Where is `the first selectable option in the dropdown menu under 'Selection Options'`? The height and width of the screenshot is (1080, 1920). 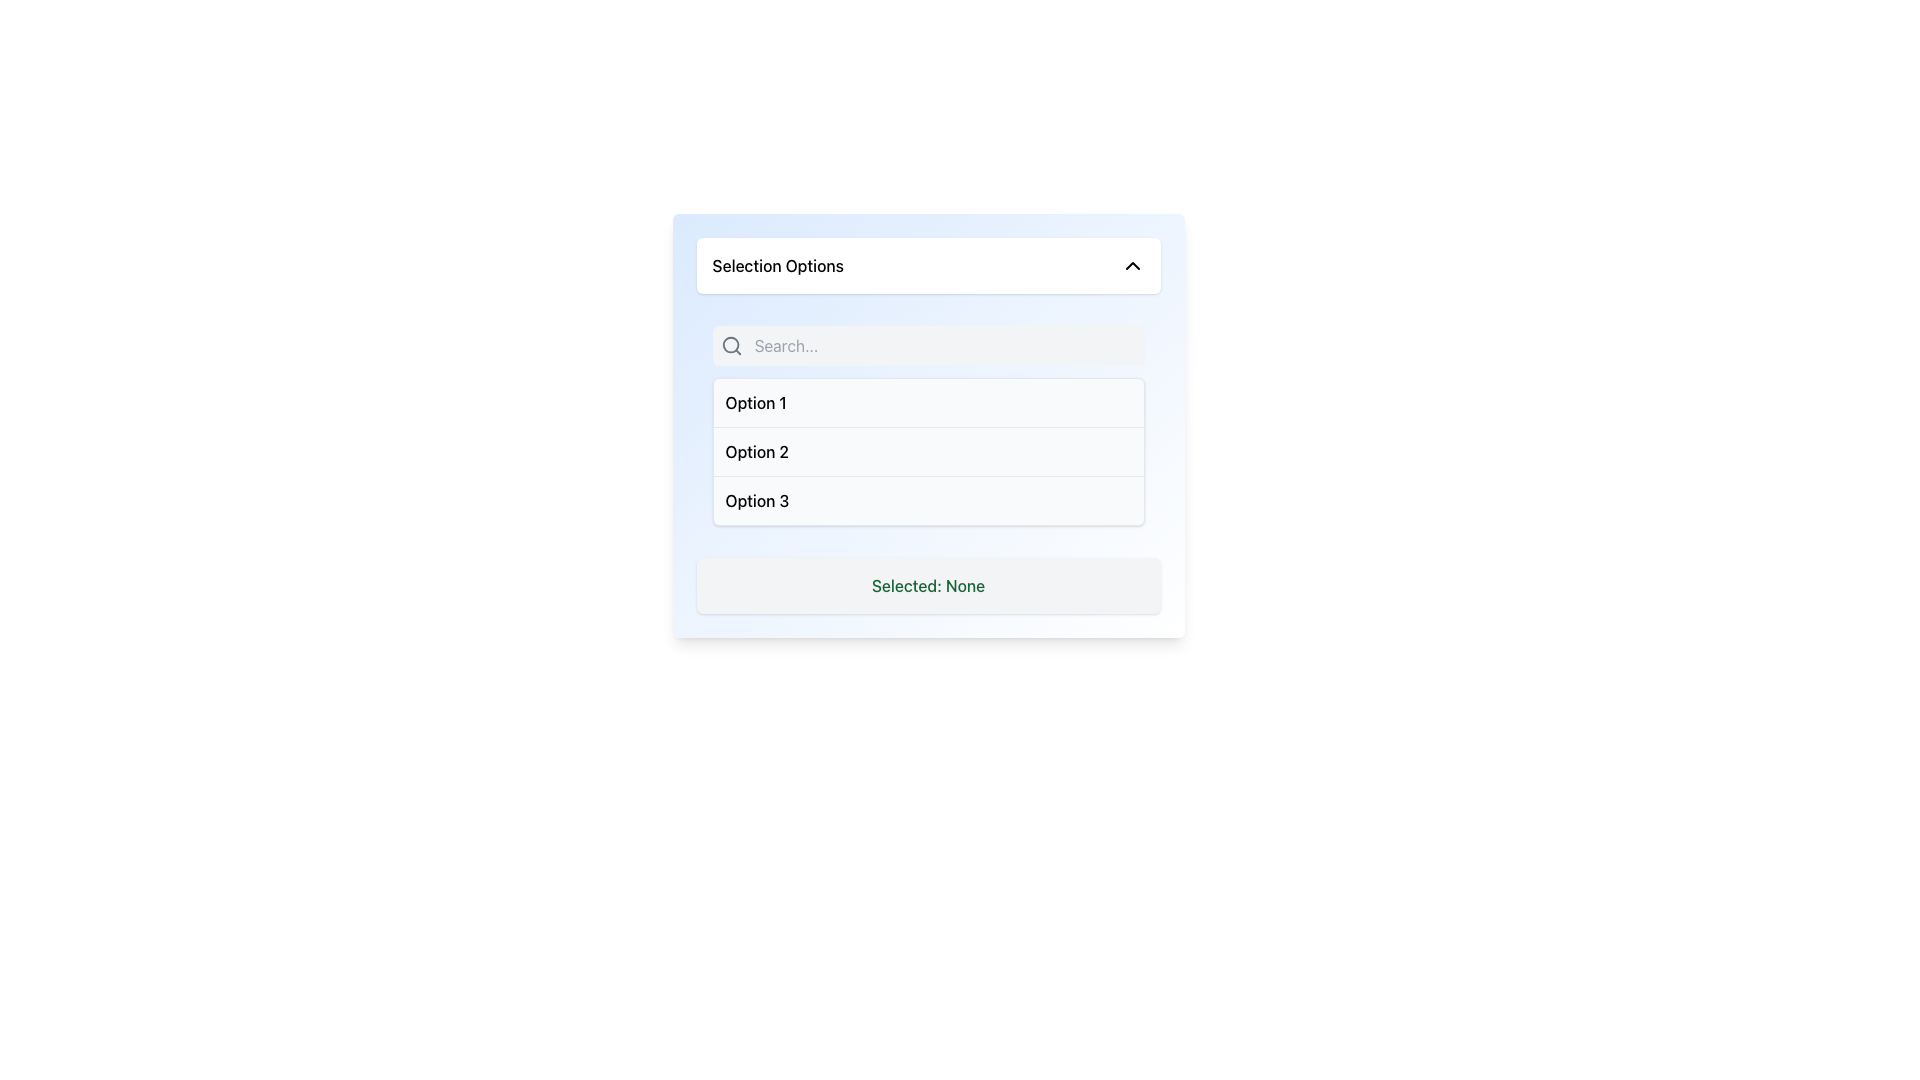 the first selectable option in the dropdown menu under 'Selection Options' is located at coordinates (754, 402).